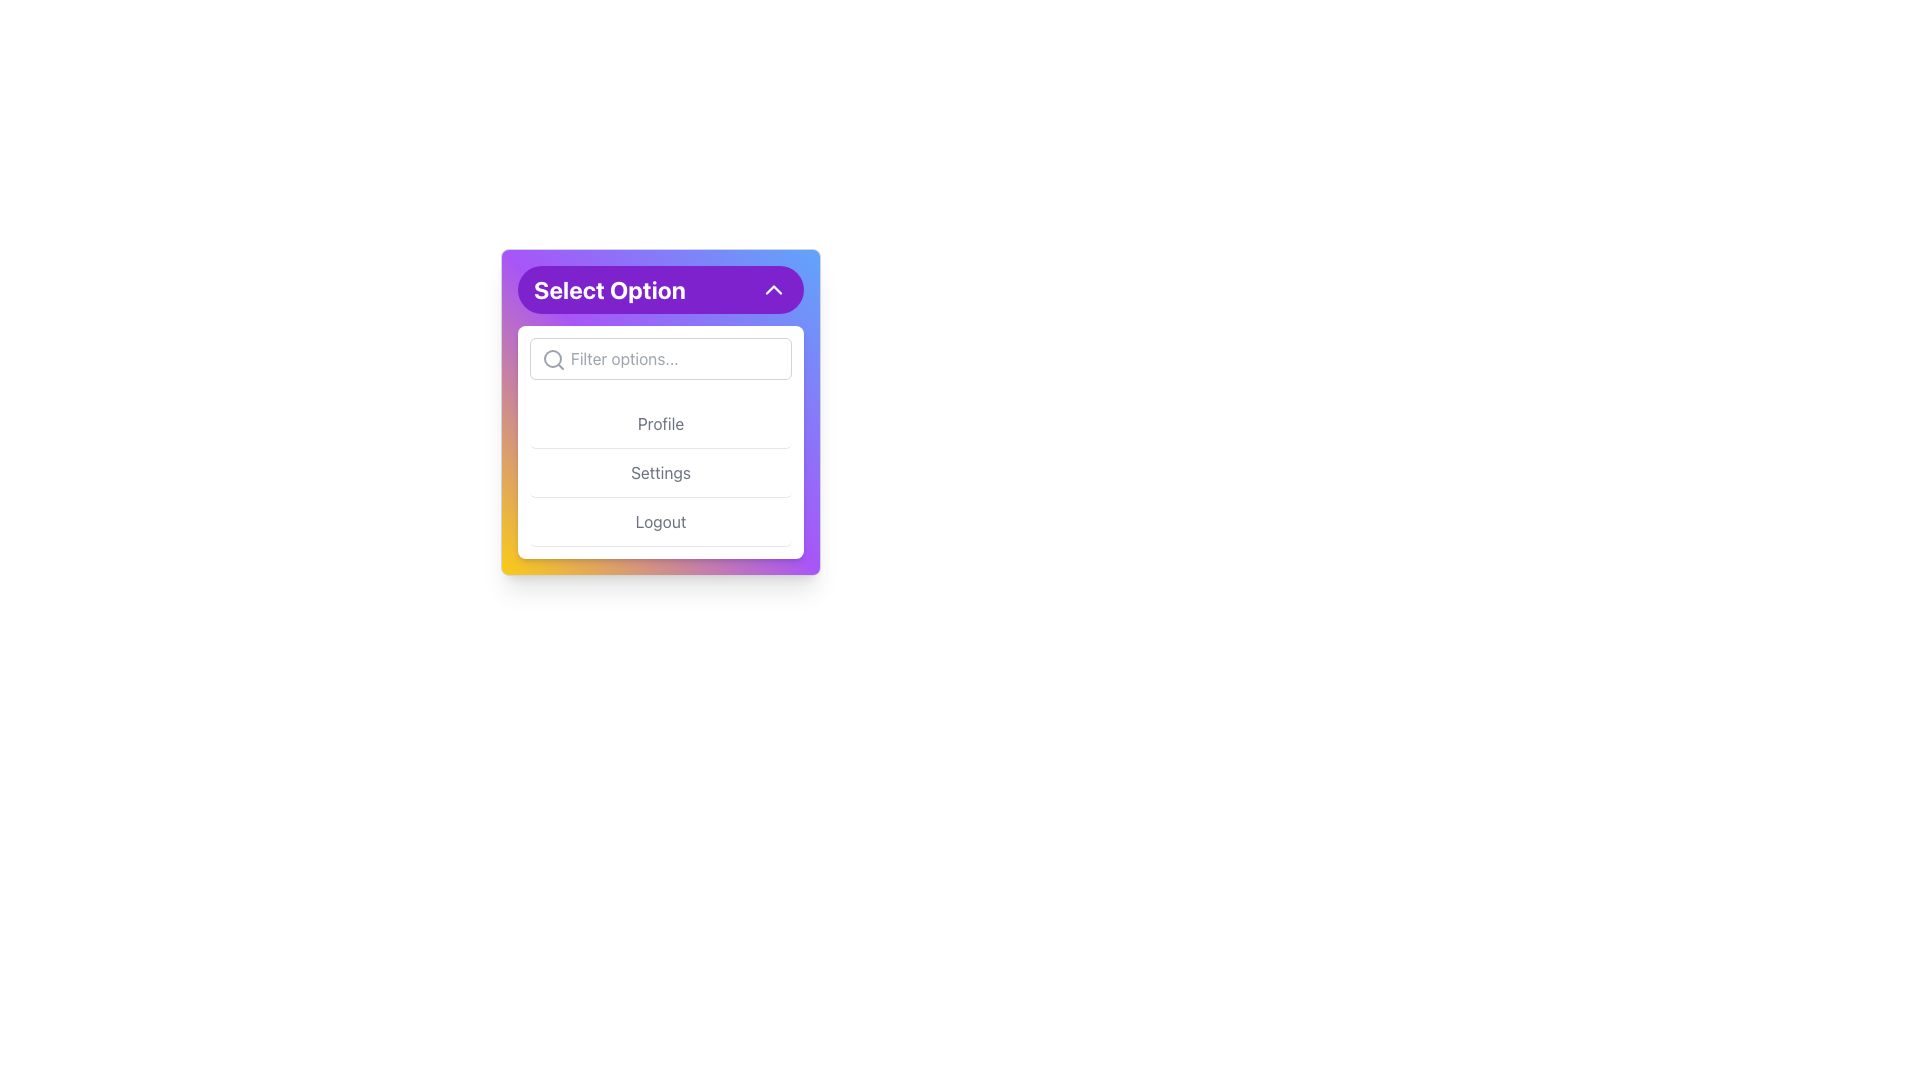 This screenshot has height=1080, width=1920. I want to click on the 'Logout' button located at the bottom of the vertical list of options to observe the visual hover effect, so click(661, 521).